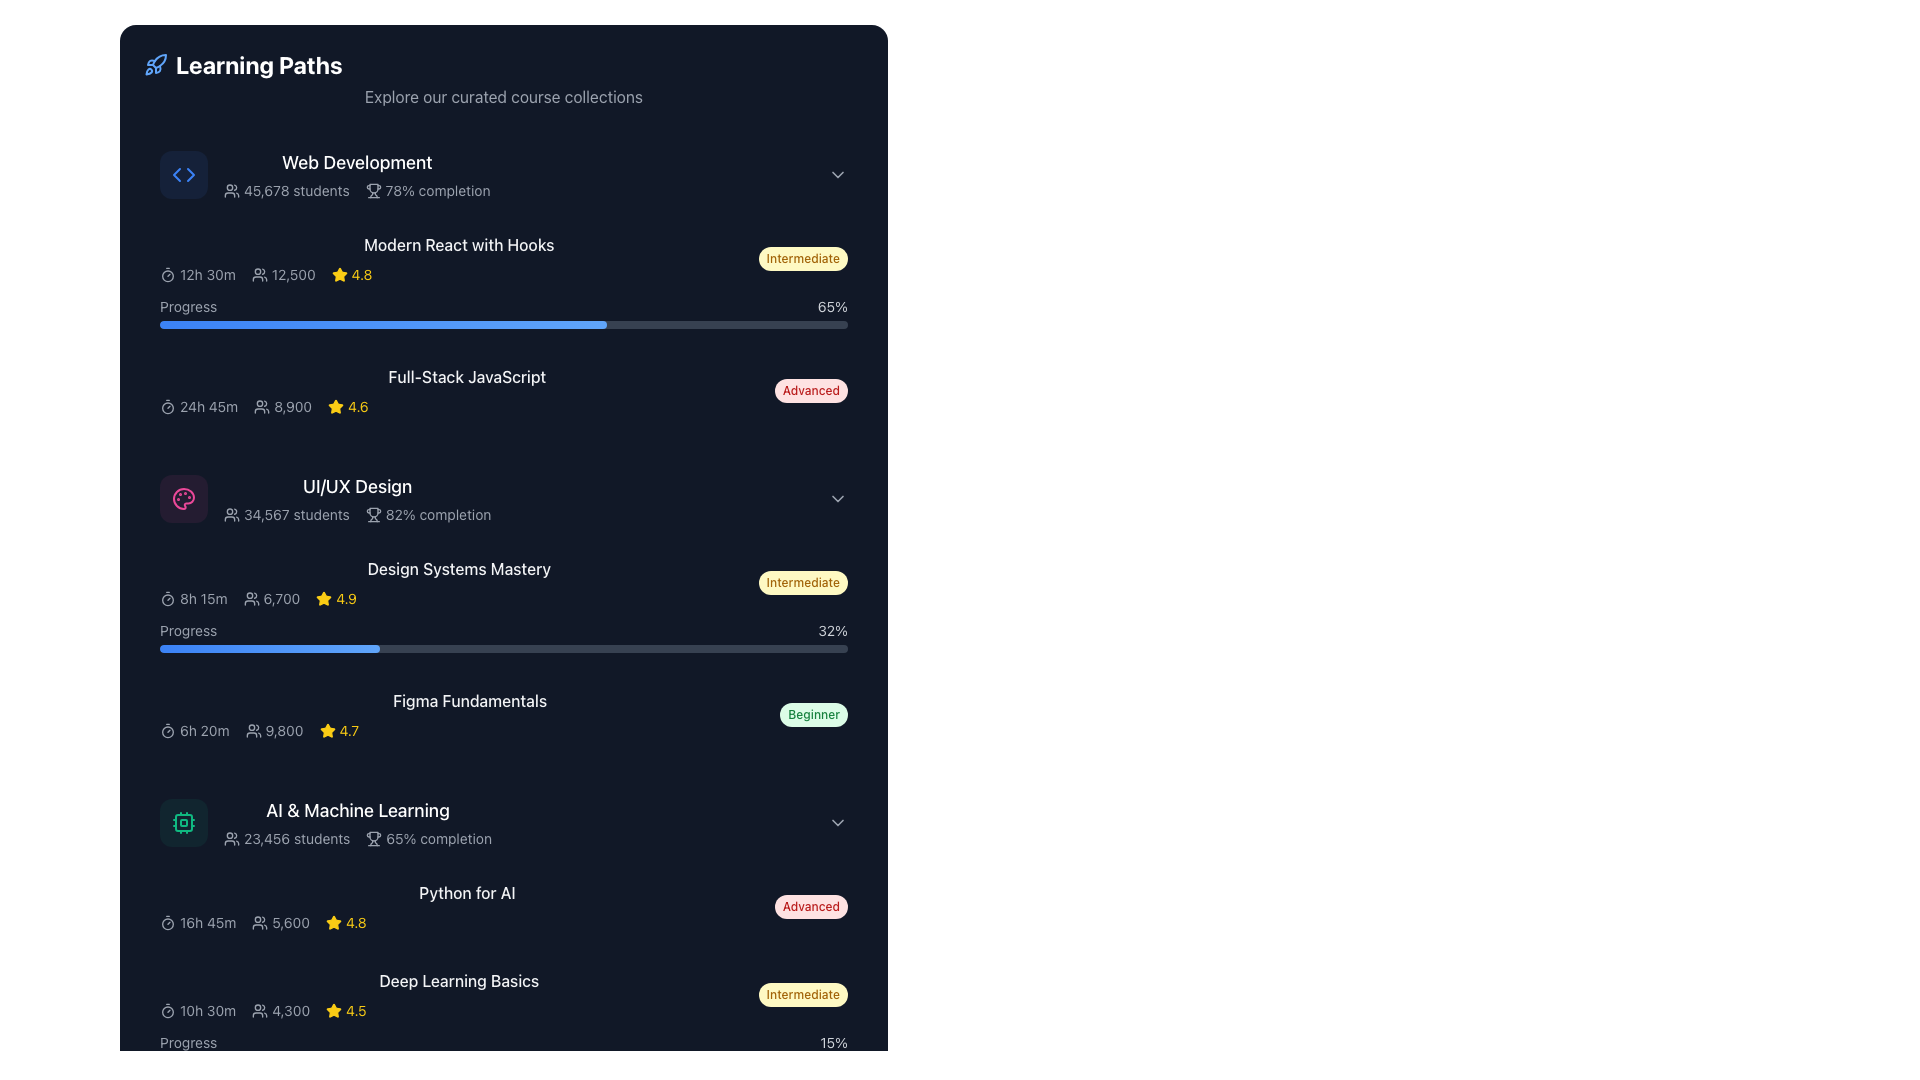 This screenshot has height=1080, width=1920. Describe the element at coordinates (504, 96) in the screenshot. I see `the text element stating 'Explore our curated course collections', which is positioned below the 'Learning Paths' title` at that location.